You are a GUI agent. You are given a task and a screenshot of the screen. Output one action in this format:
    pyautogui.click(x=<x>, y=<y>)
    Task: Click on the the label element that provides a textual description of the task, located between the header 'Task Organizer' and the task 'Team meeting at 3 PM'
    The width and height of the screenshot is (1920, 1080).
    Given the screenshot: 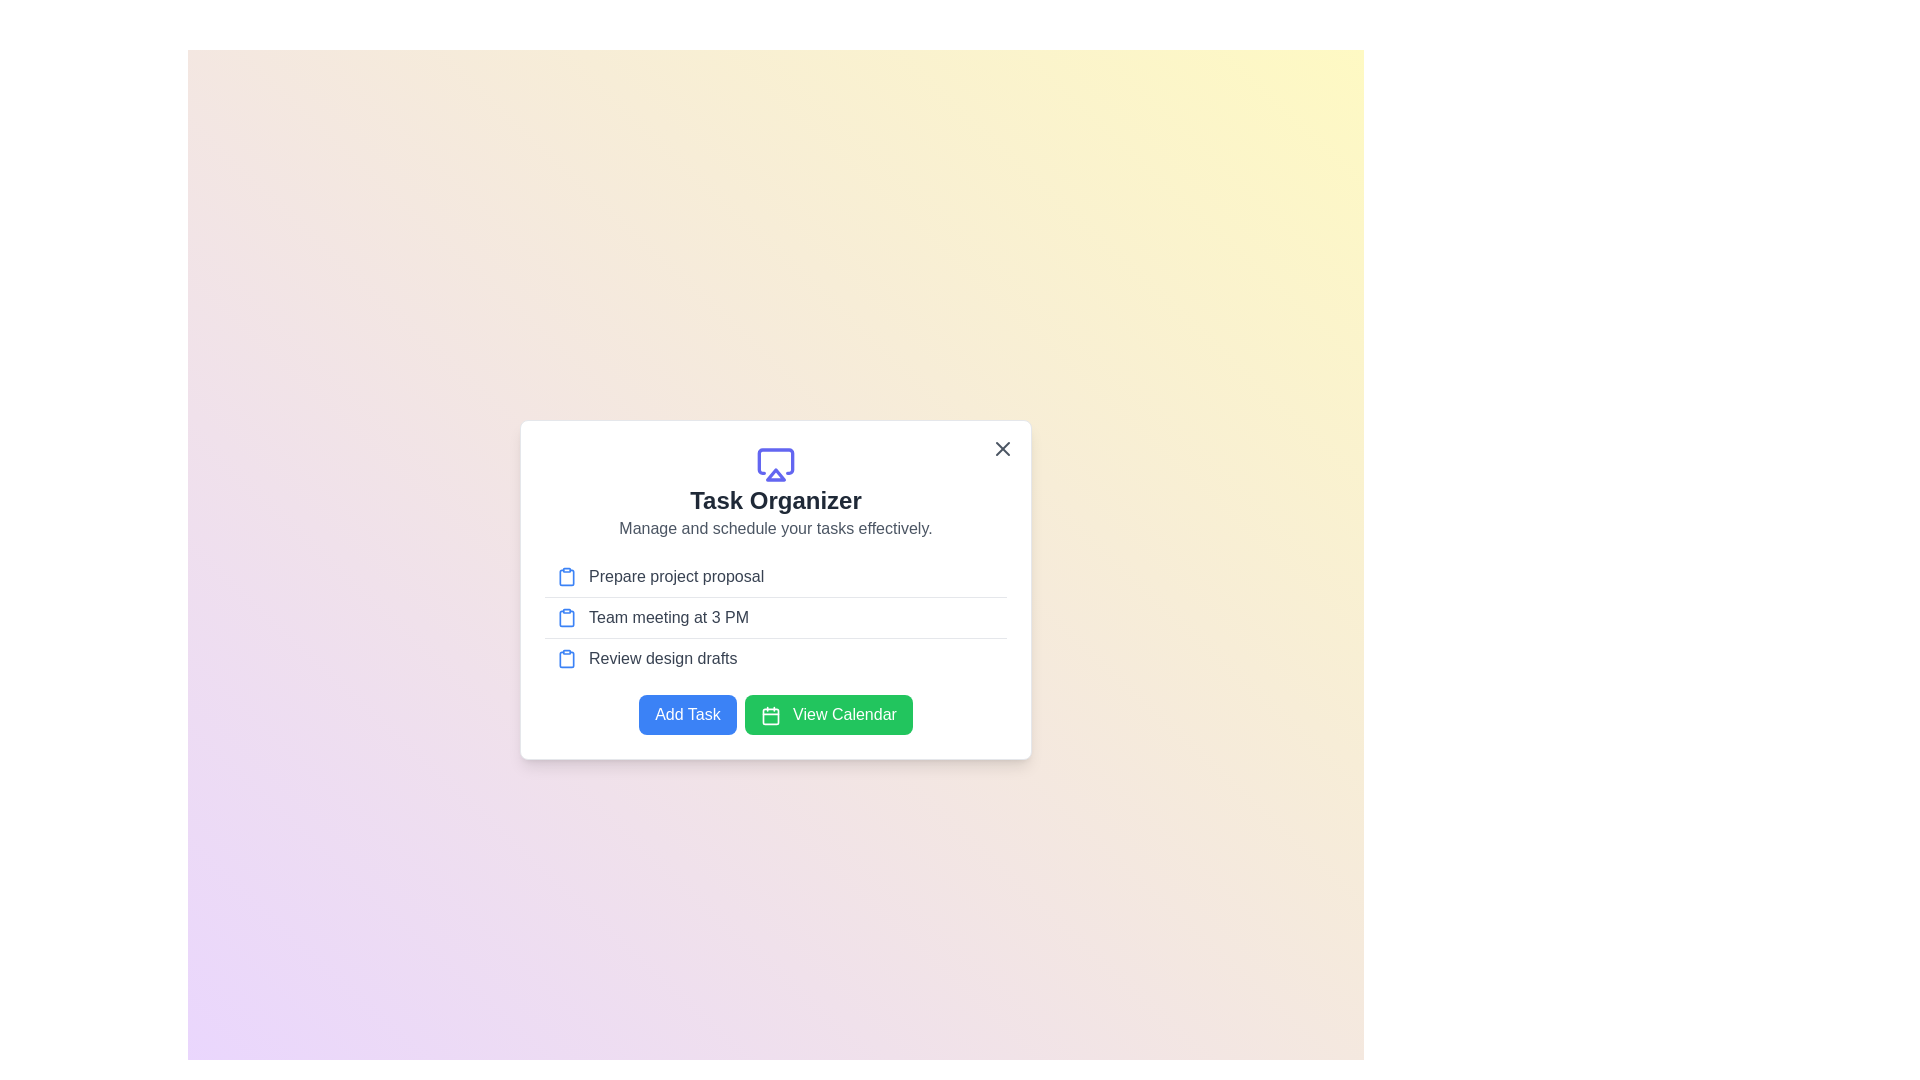 What is the action you would take?
    pyautogui.click(x=676, y=577)
    